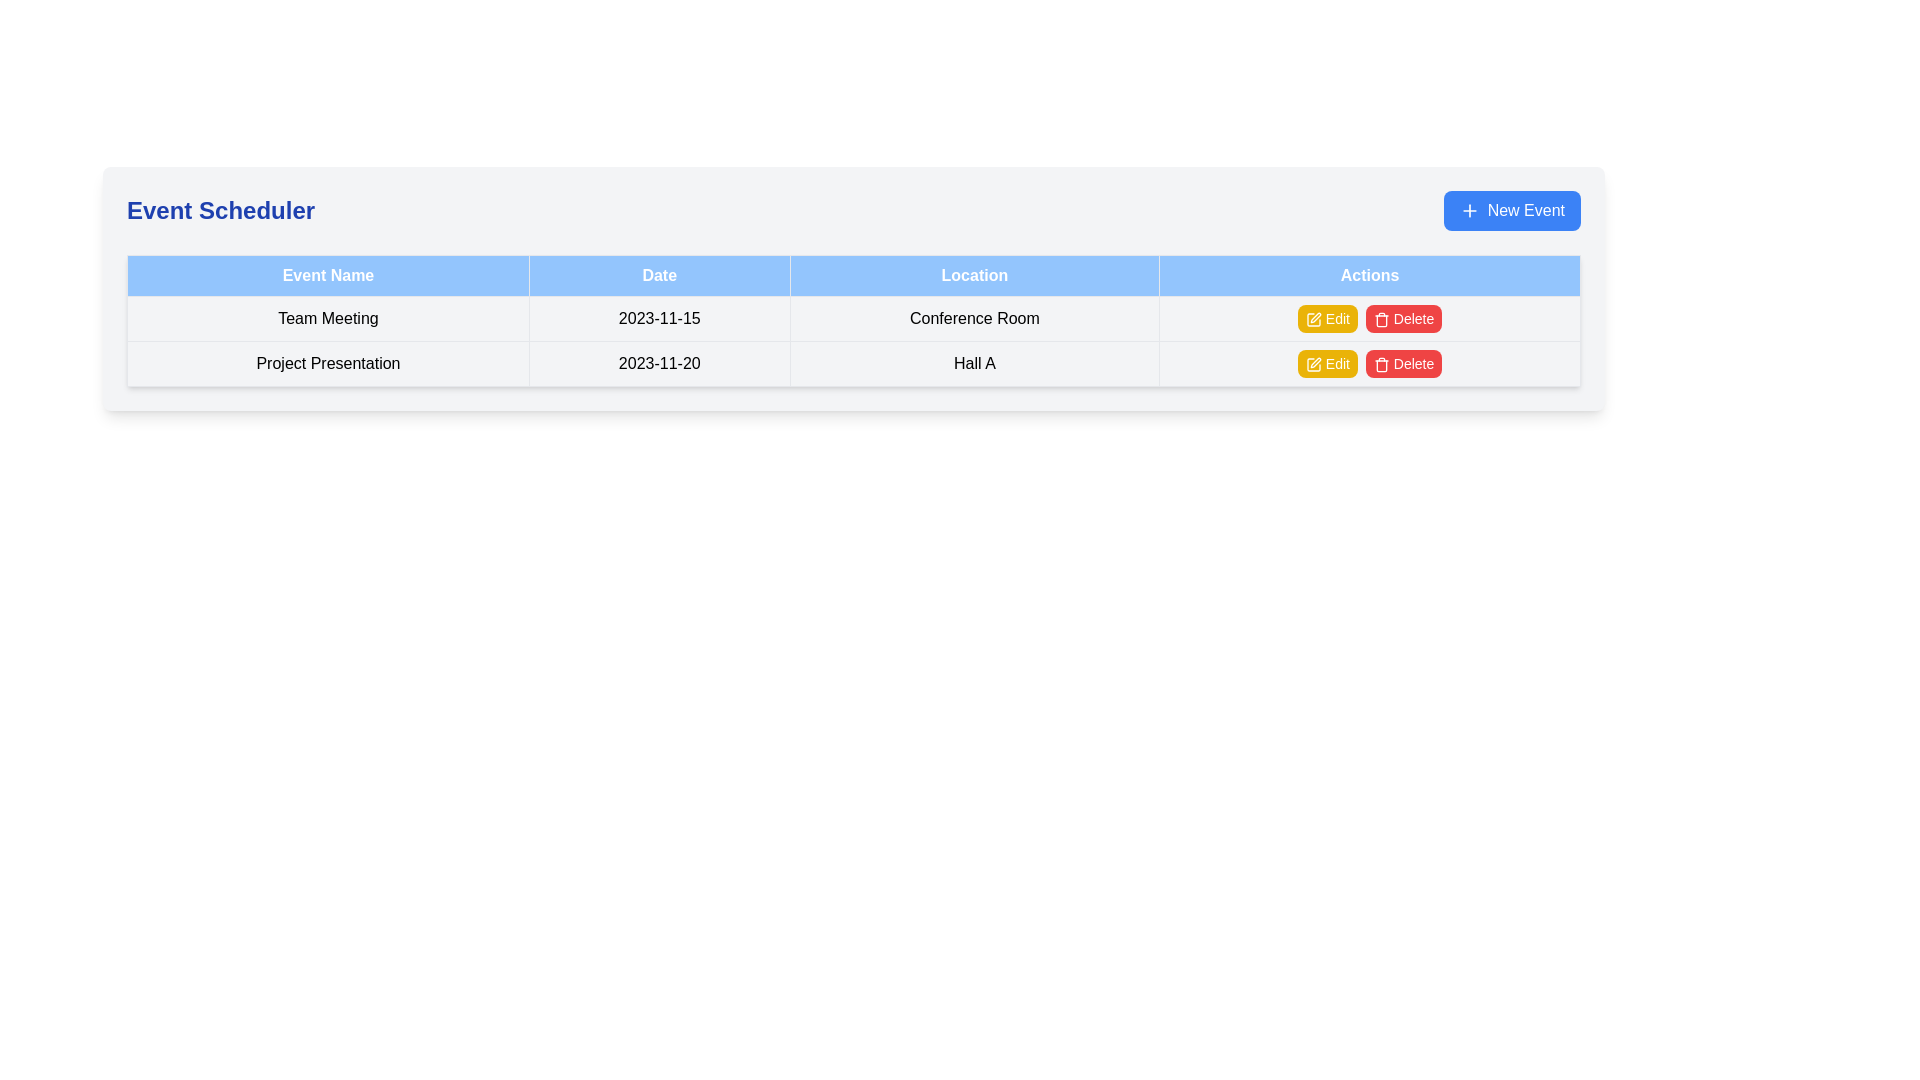 The width and height of the screenshot is (1920, 1080). What do you see at coordinates (1368, 363) in the screenshot?
I see `the 'Edit' button, which is a yellow button with white text and a pen icon, located in the composite element containing both 'Edit' and 'Delete' buttons, aligned under the 'Actions' column of the 'Project Presentation' row` at bounding box center [1368, 363].